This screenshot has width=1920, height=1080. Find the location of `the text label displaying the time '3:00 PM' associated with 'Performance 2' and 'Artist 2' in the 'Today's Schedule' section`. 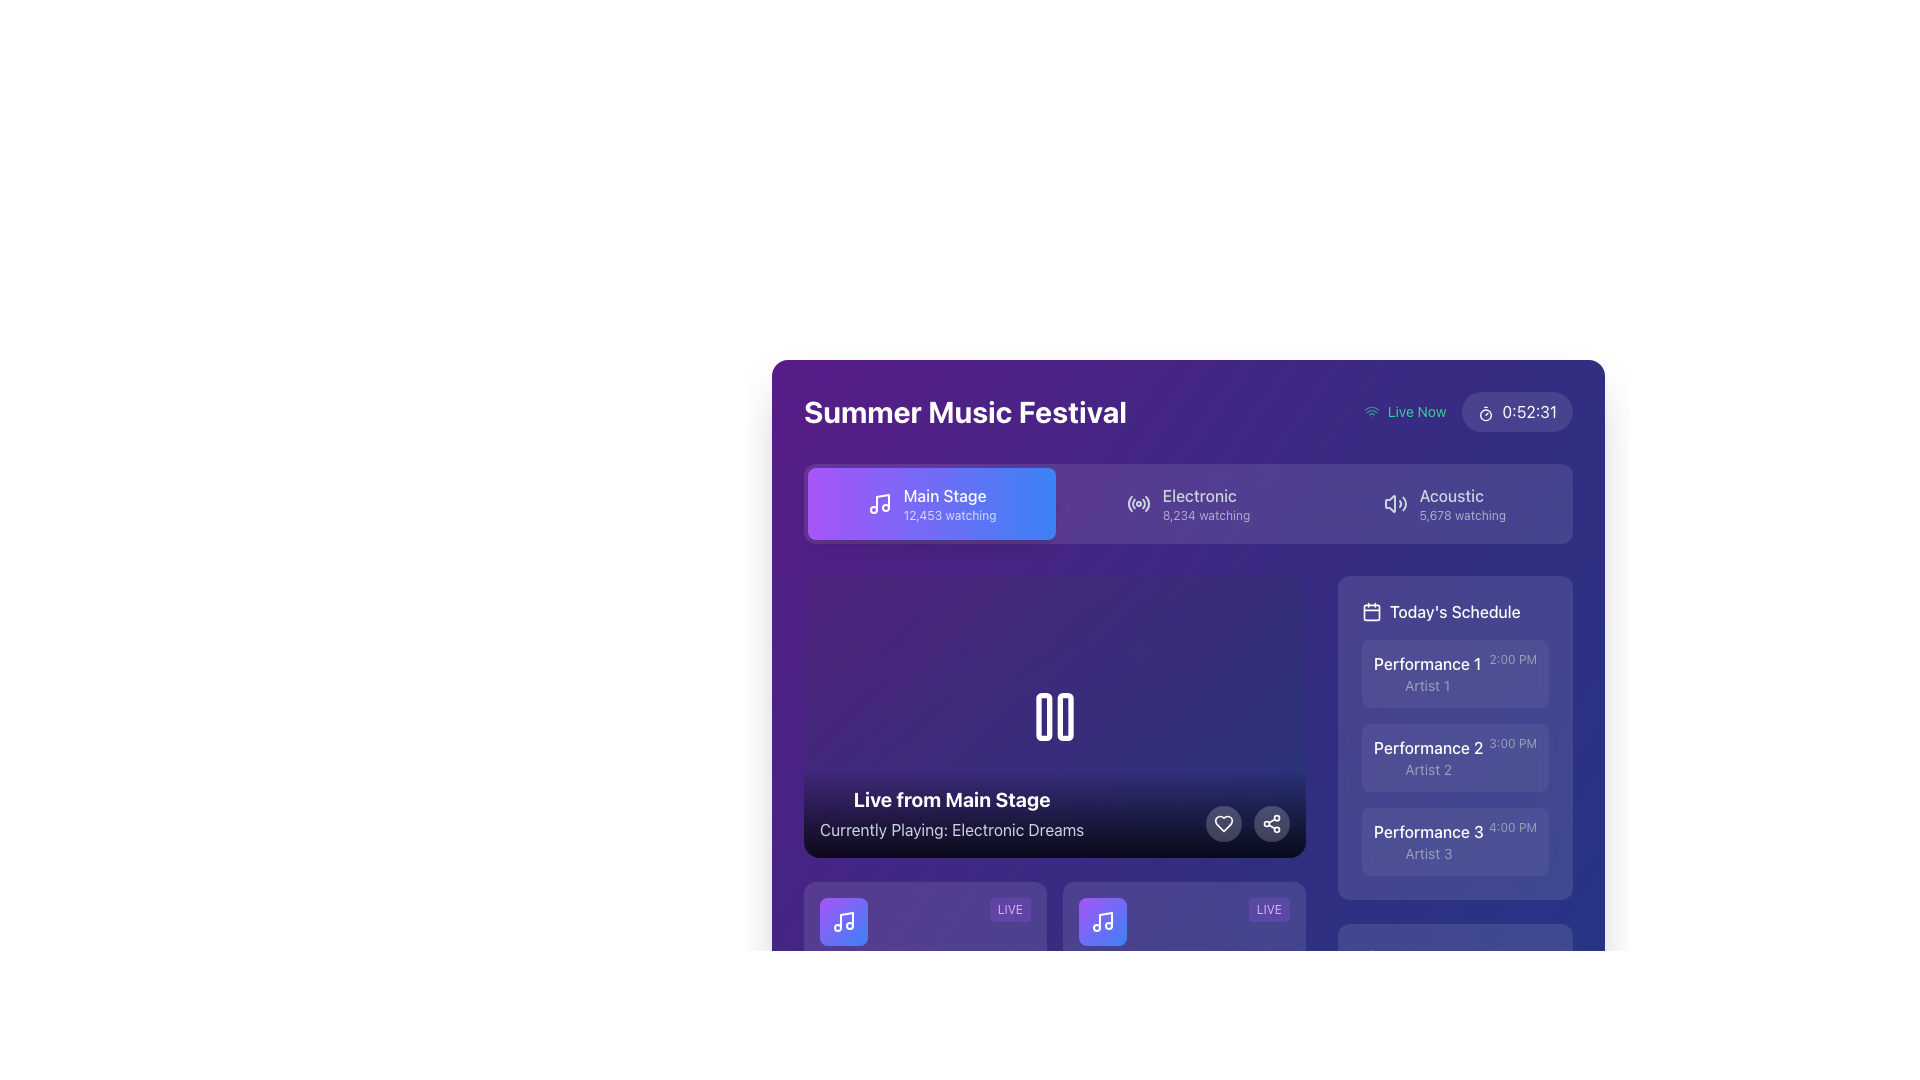

the text label displaying the time '3:00 PM' associated with 'Performance 2' and 'Artist 2' in the 'Today's Schedule' section is located at coordinates (1513, 744).